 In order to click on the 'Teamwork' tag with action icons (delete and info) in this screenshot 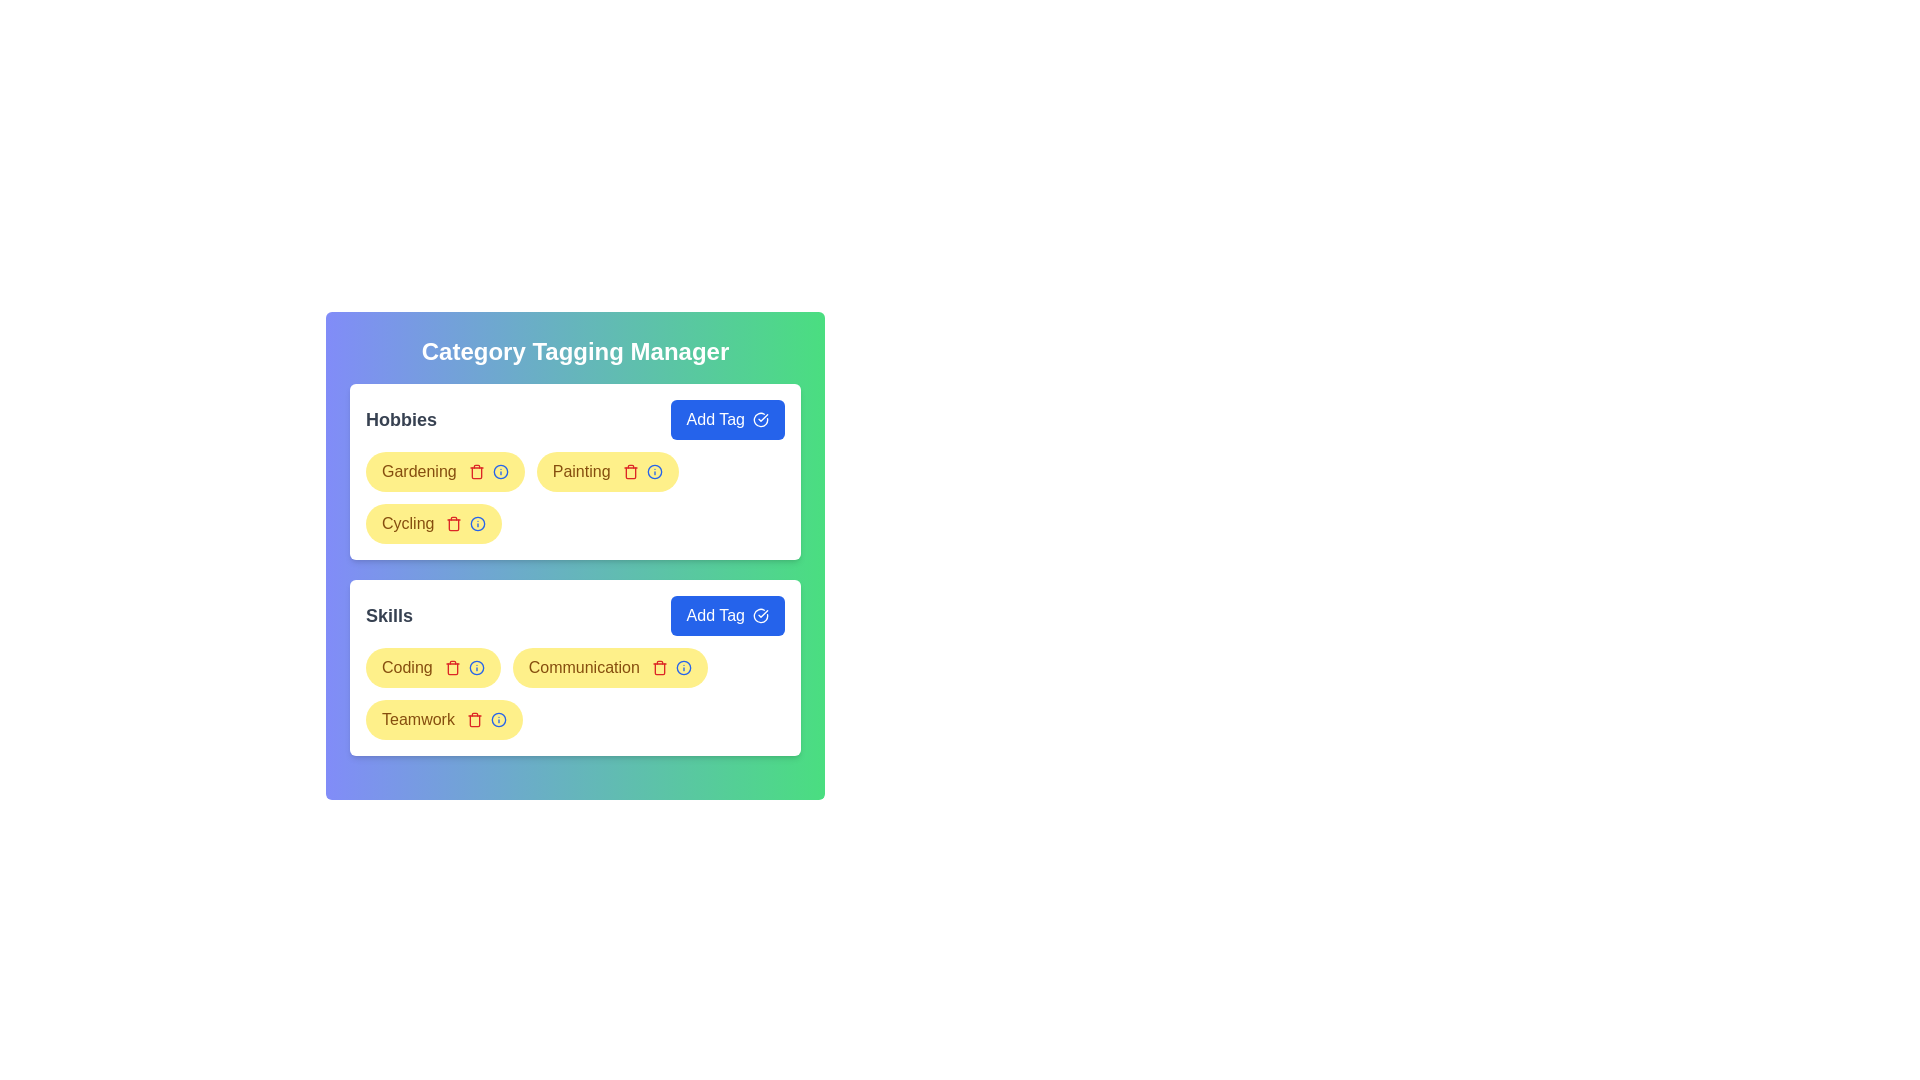, I will do `click(443, 720)`.